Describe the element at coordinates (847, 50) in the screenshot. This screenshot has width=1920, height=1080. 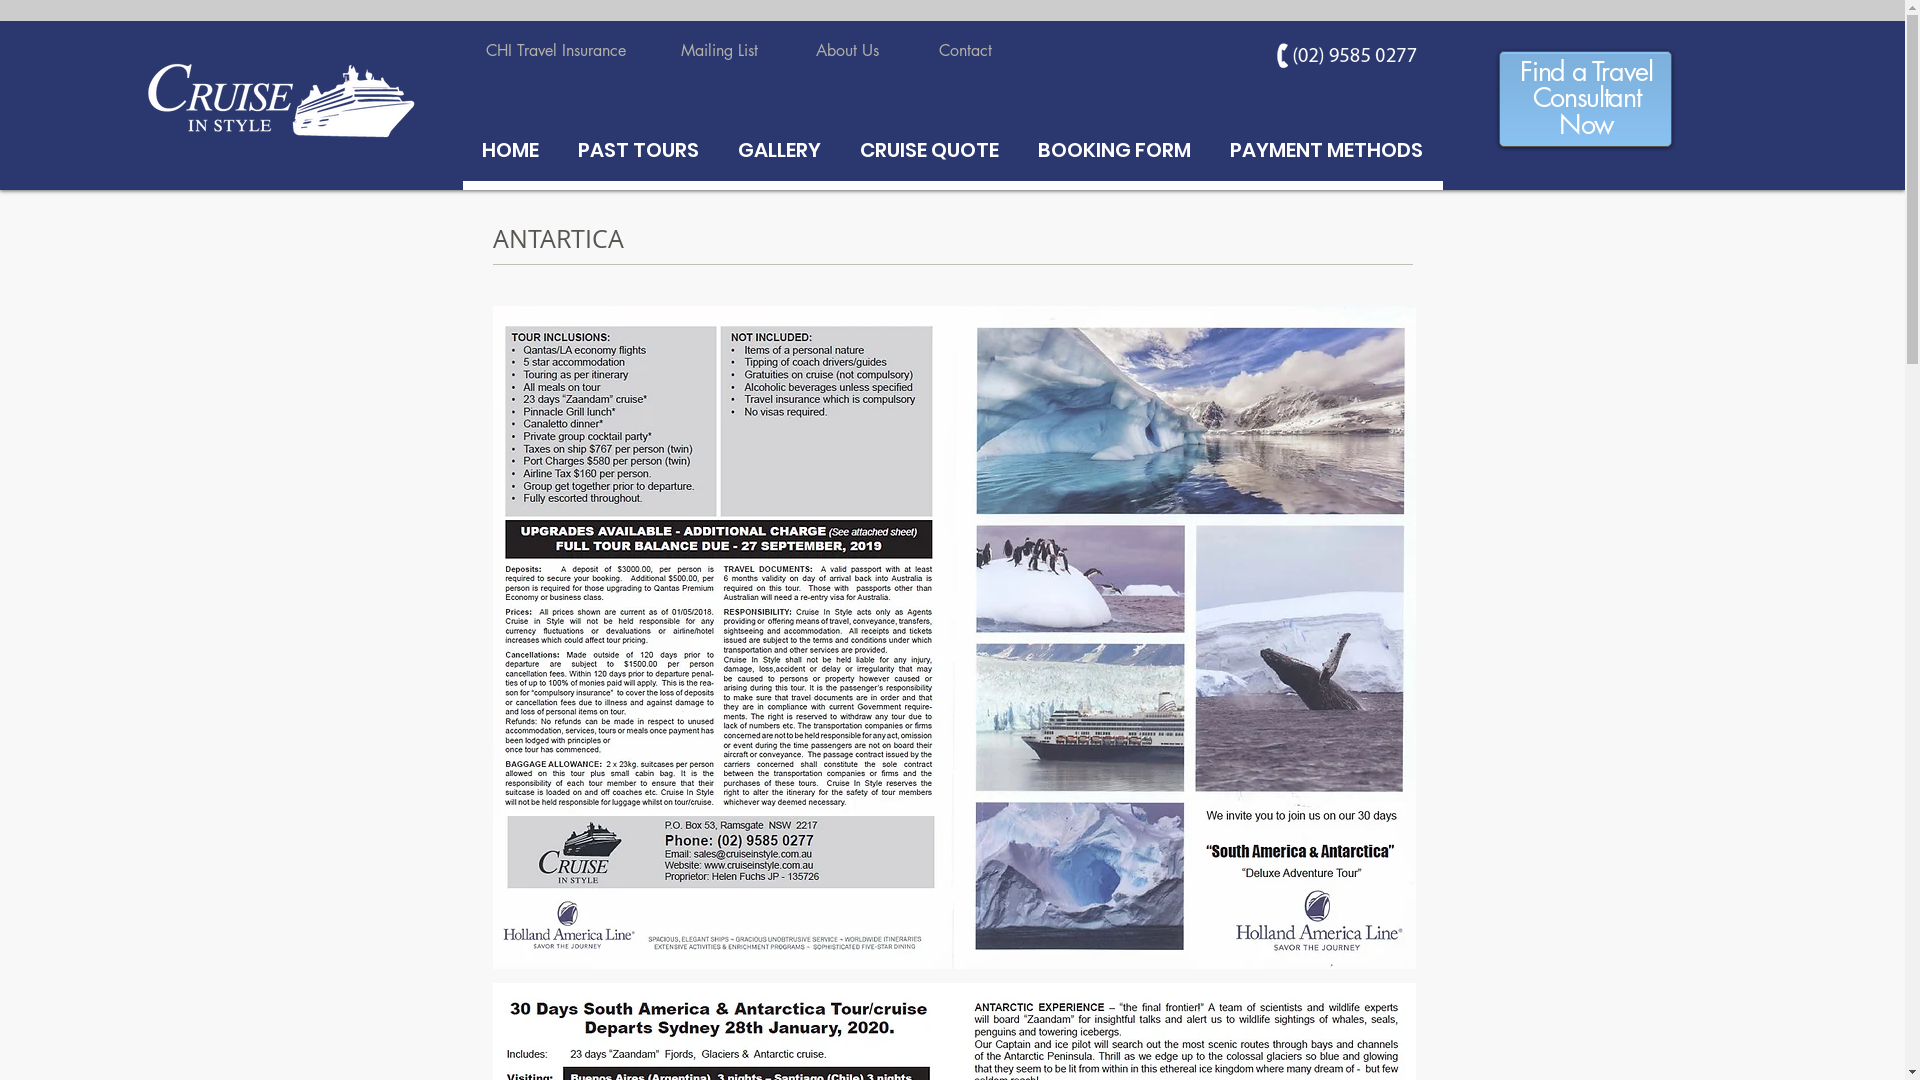
I see `'About Us'` at that location.